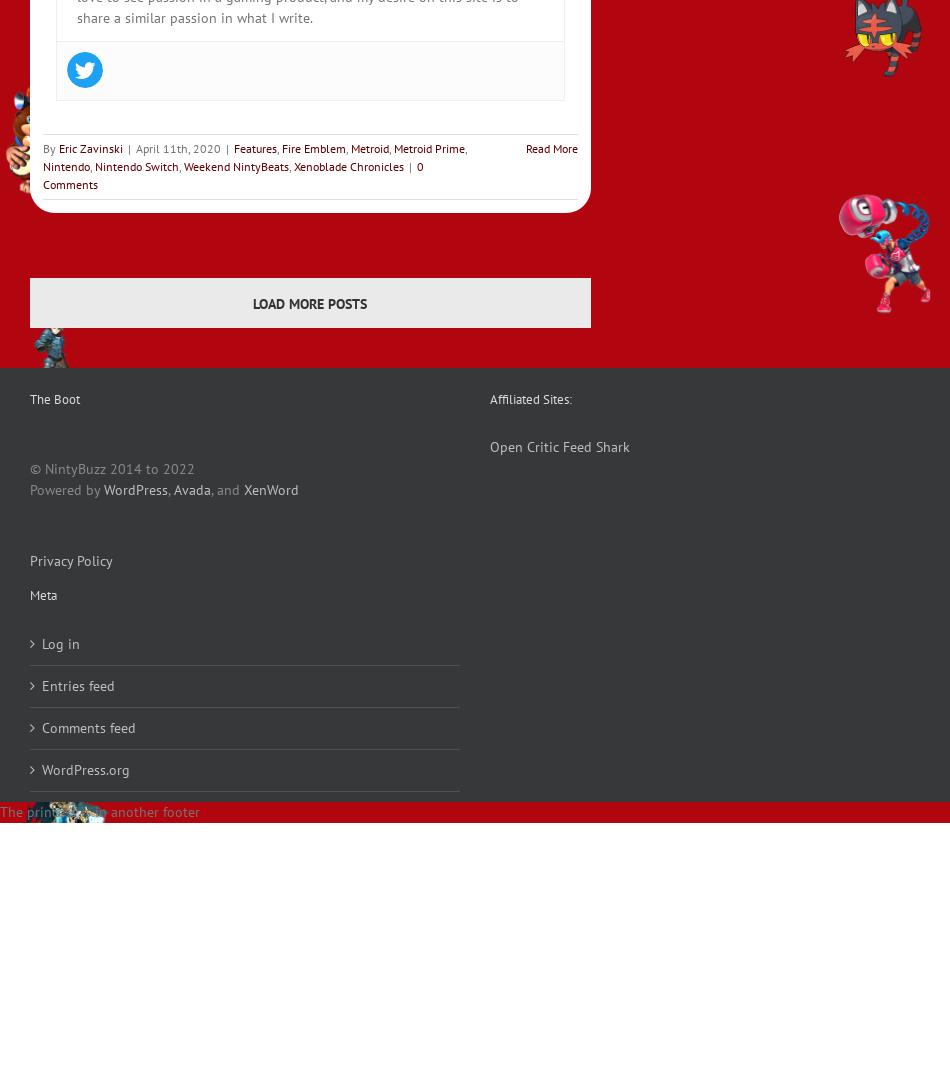  What do you see at coordinates (91, 147) in the screenshot?
I see `'Eric Zavinski'` at bounding box center [91, 147].